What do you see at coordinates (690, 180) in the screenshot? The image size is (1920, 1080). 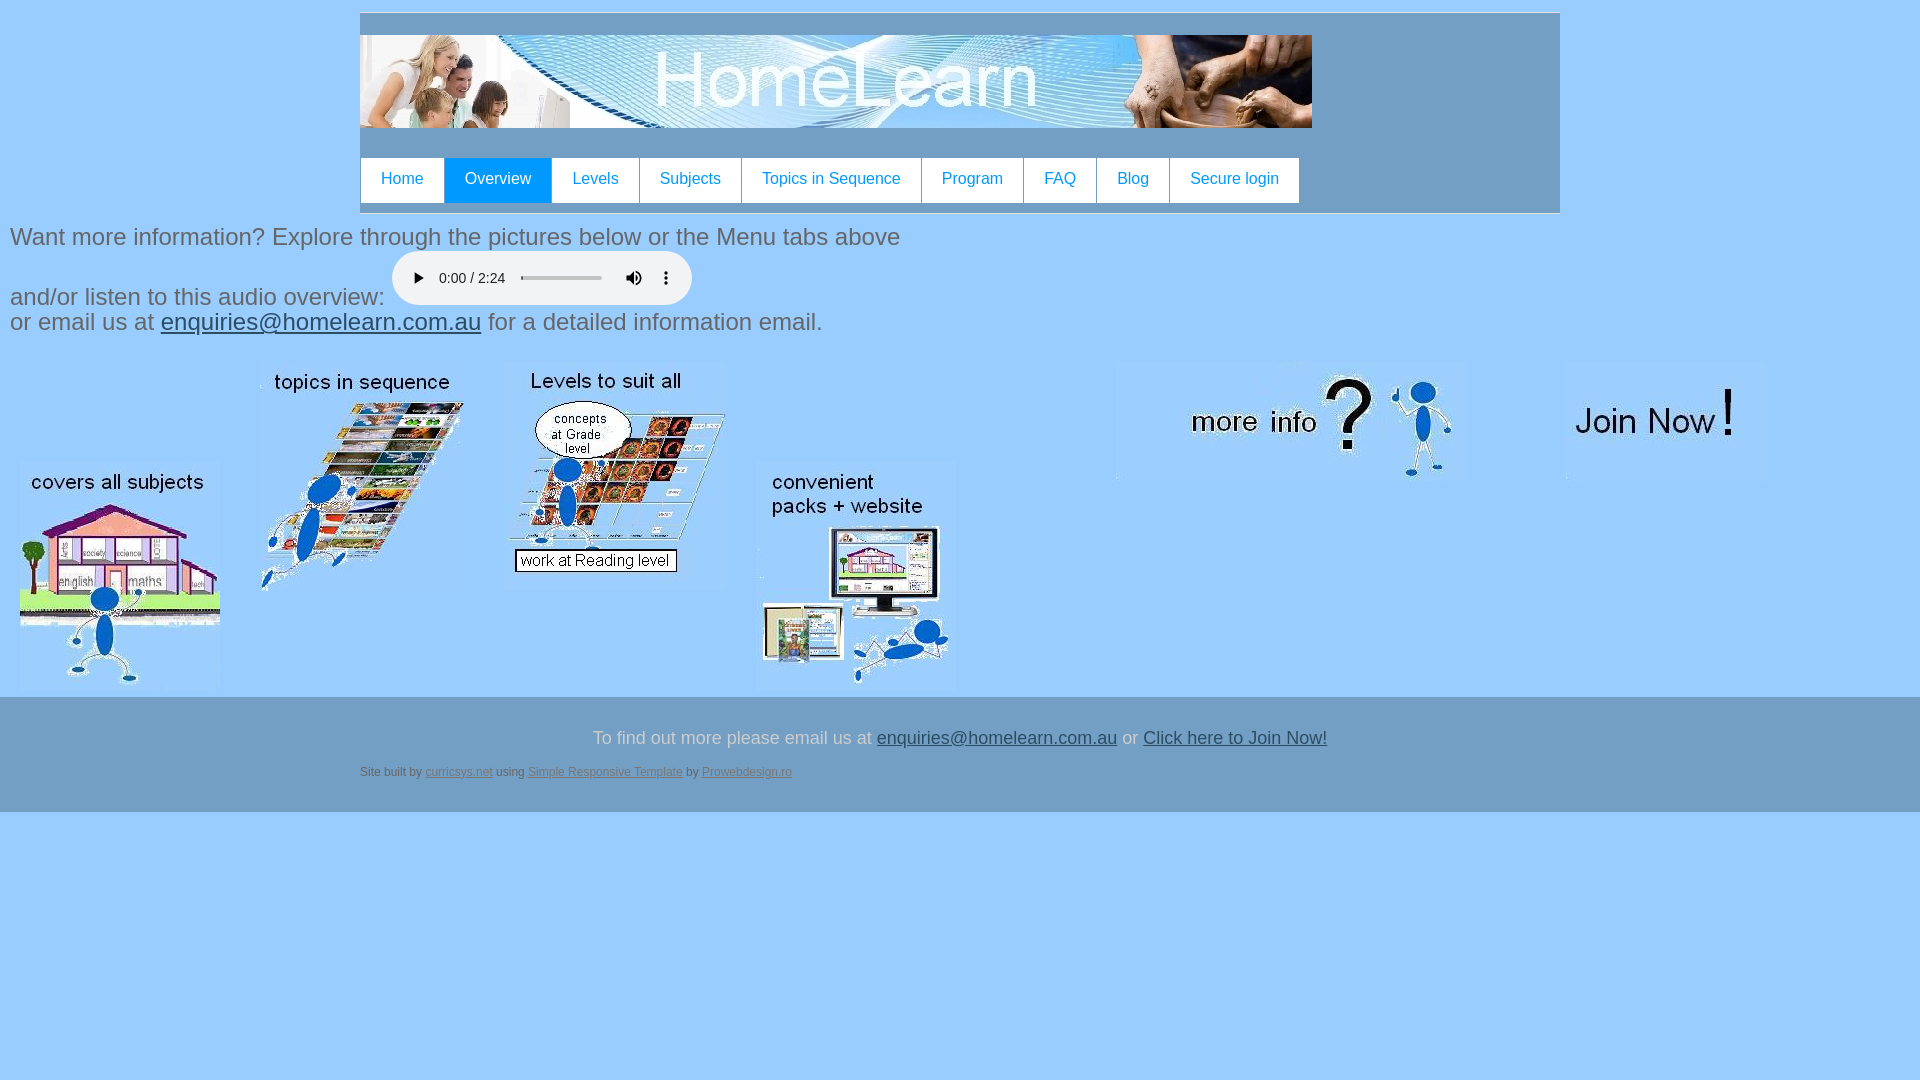 I see `'Subjects'` at bounding box center [690, 180].